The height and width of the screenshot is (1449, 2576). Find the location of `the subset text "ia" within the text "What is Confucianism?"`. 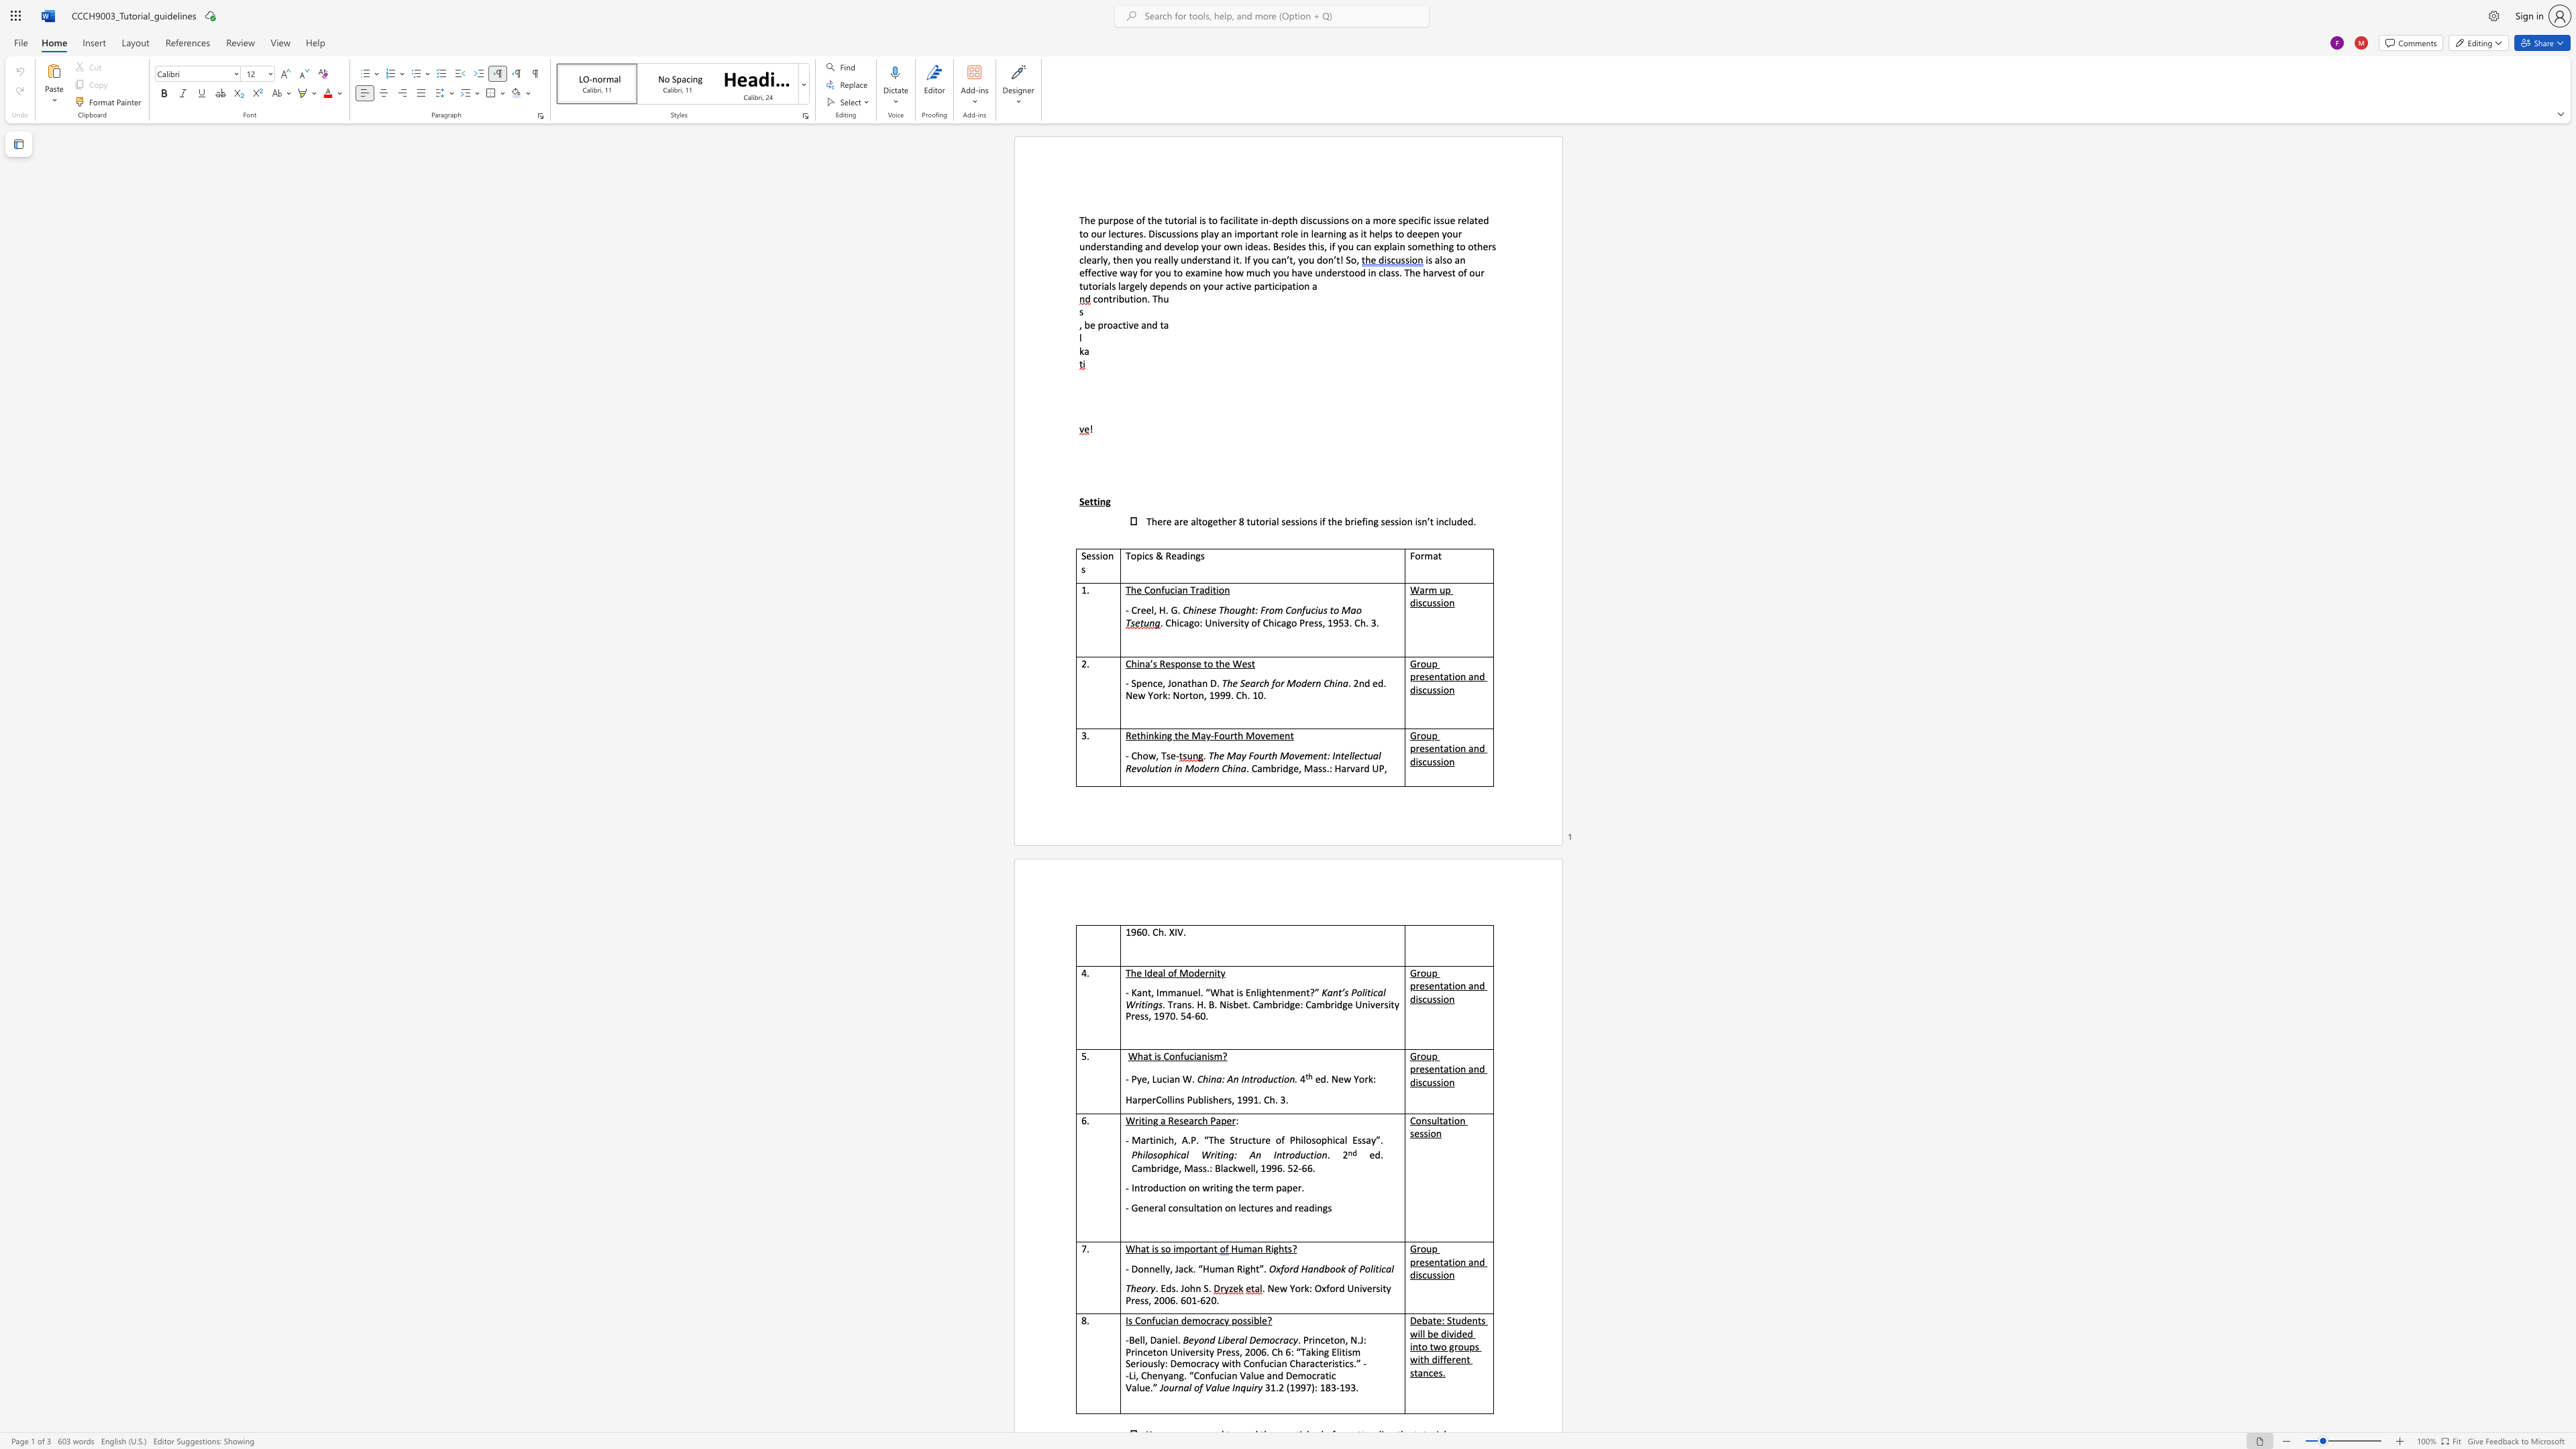

the subset text "ia" within the text "What is Confucianism?" is located at coordinates (1193, 1055).